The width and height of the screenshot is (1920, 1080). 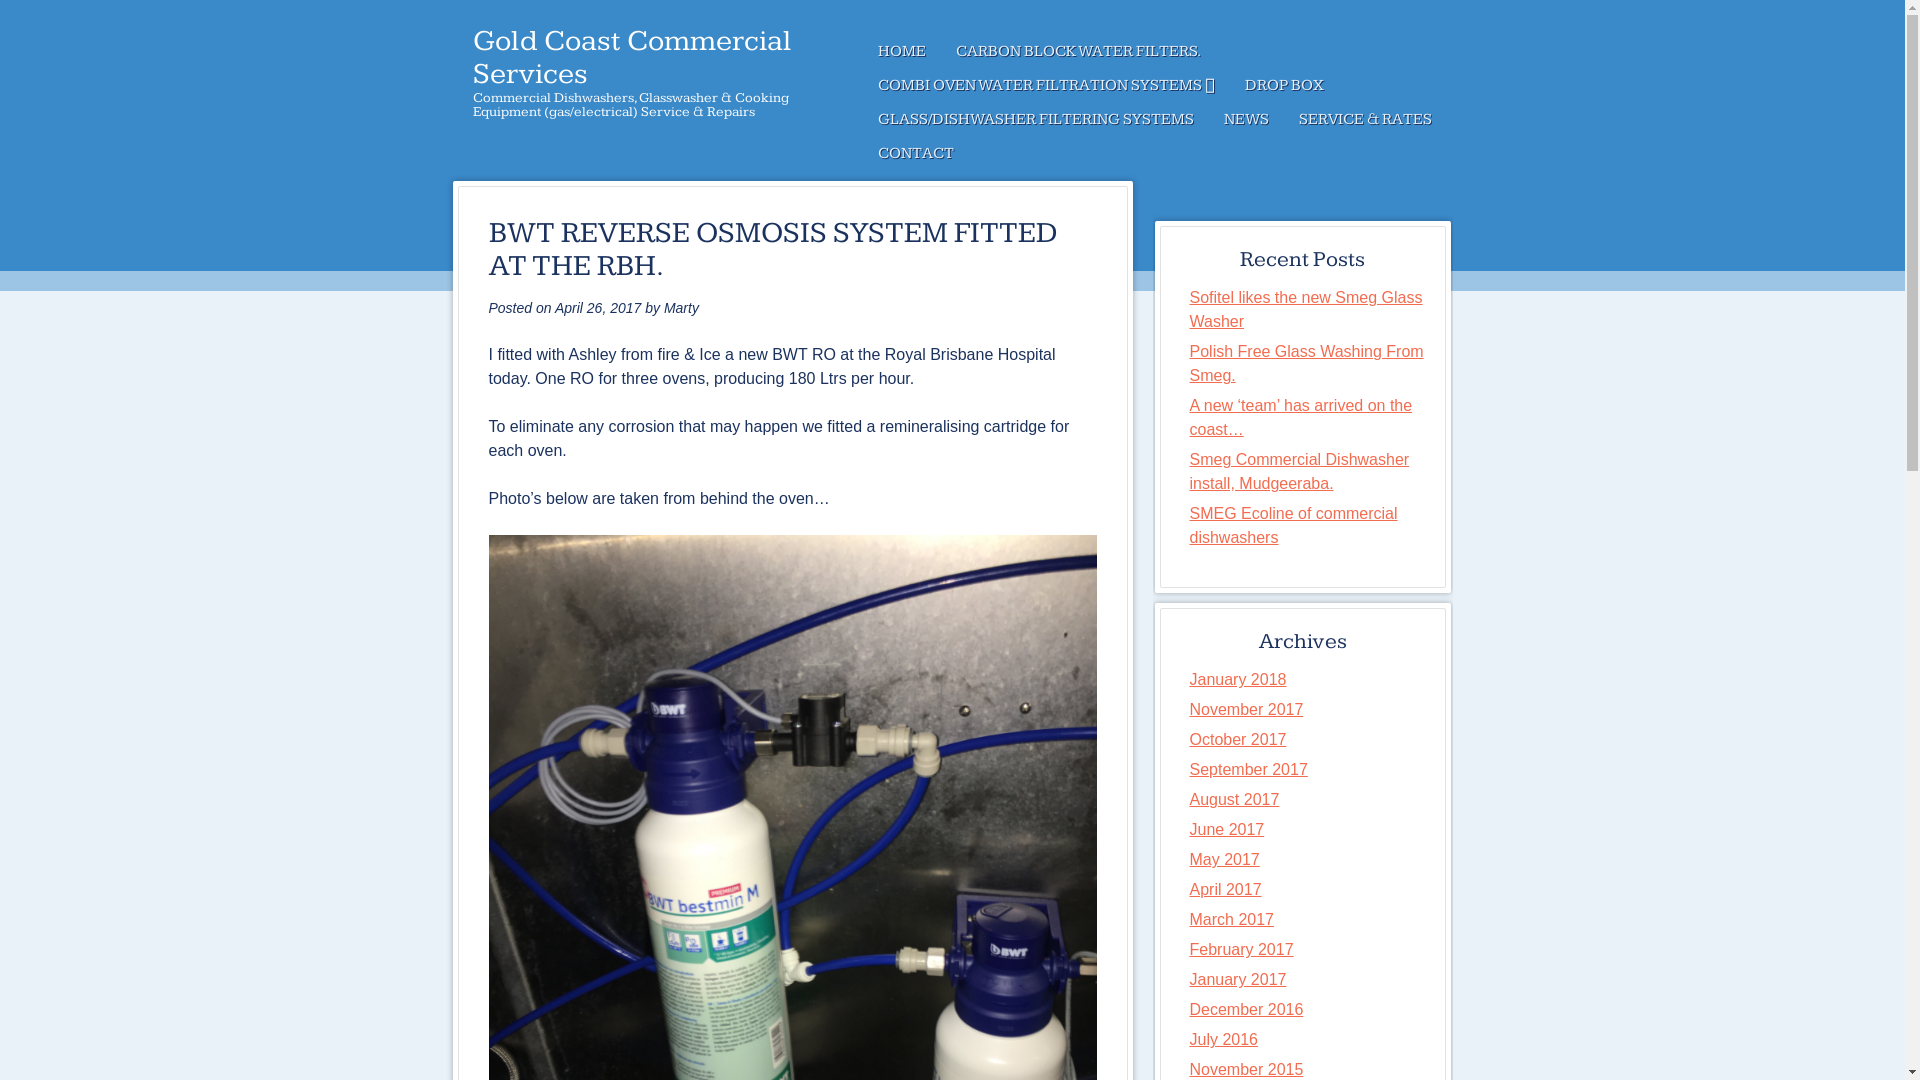 I want to click on 'SMEG Ecoline of commercial dishwashers', so click(x=1294, y=524).